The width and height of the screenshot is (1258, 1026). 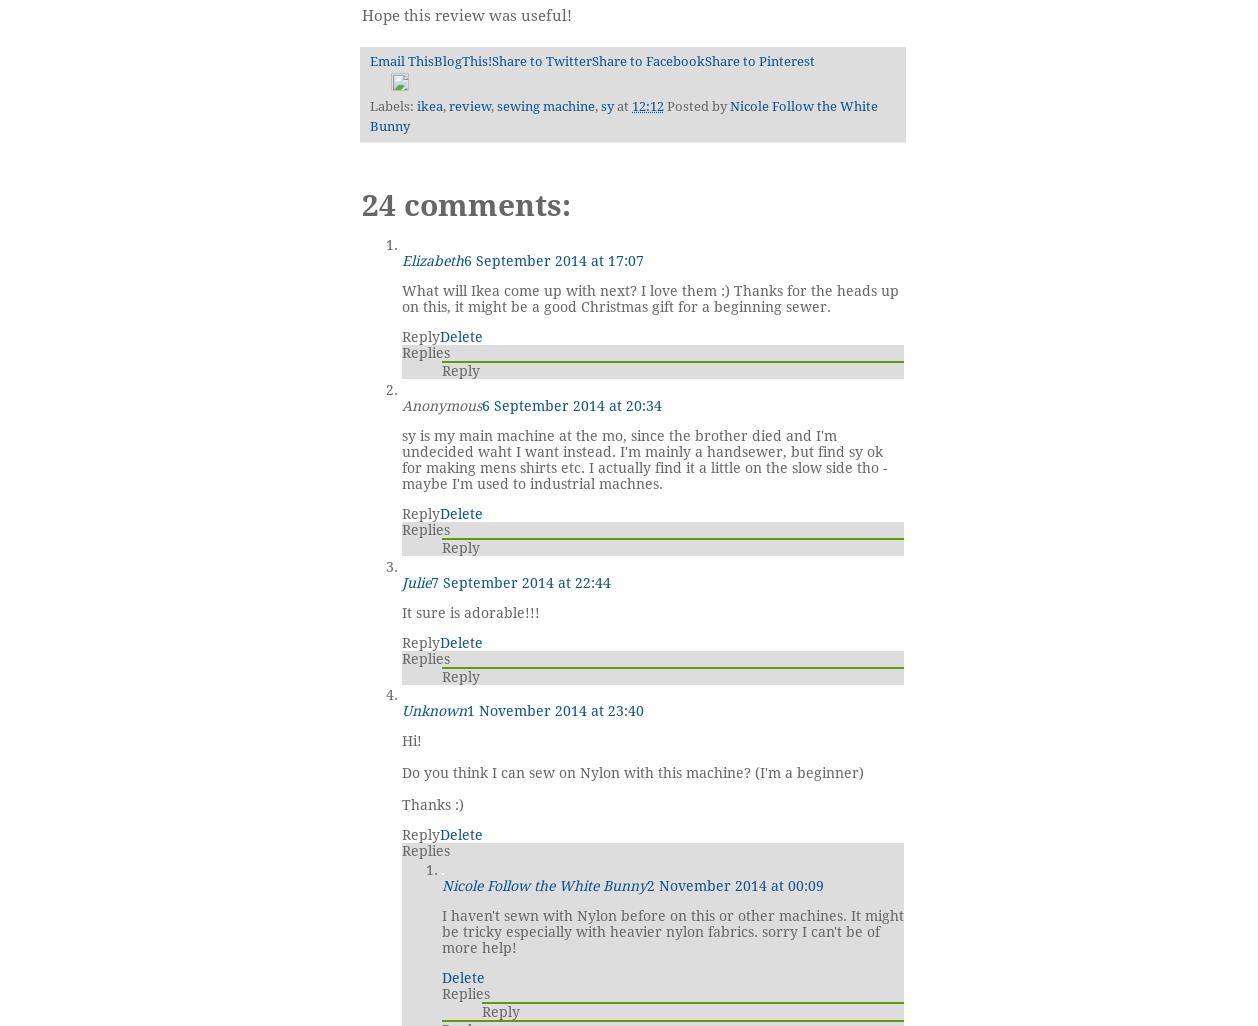 What do you see at coordinates (401, 771) in the screenshot?
I see `'Do you think I can sew on Nylon with this machine? (I'm a beginner)'` at bounding box center [401, 771].